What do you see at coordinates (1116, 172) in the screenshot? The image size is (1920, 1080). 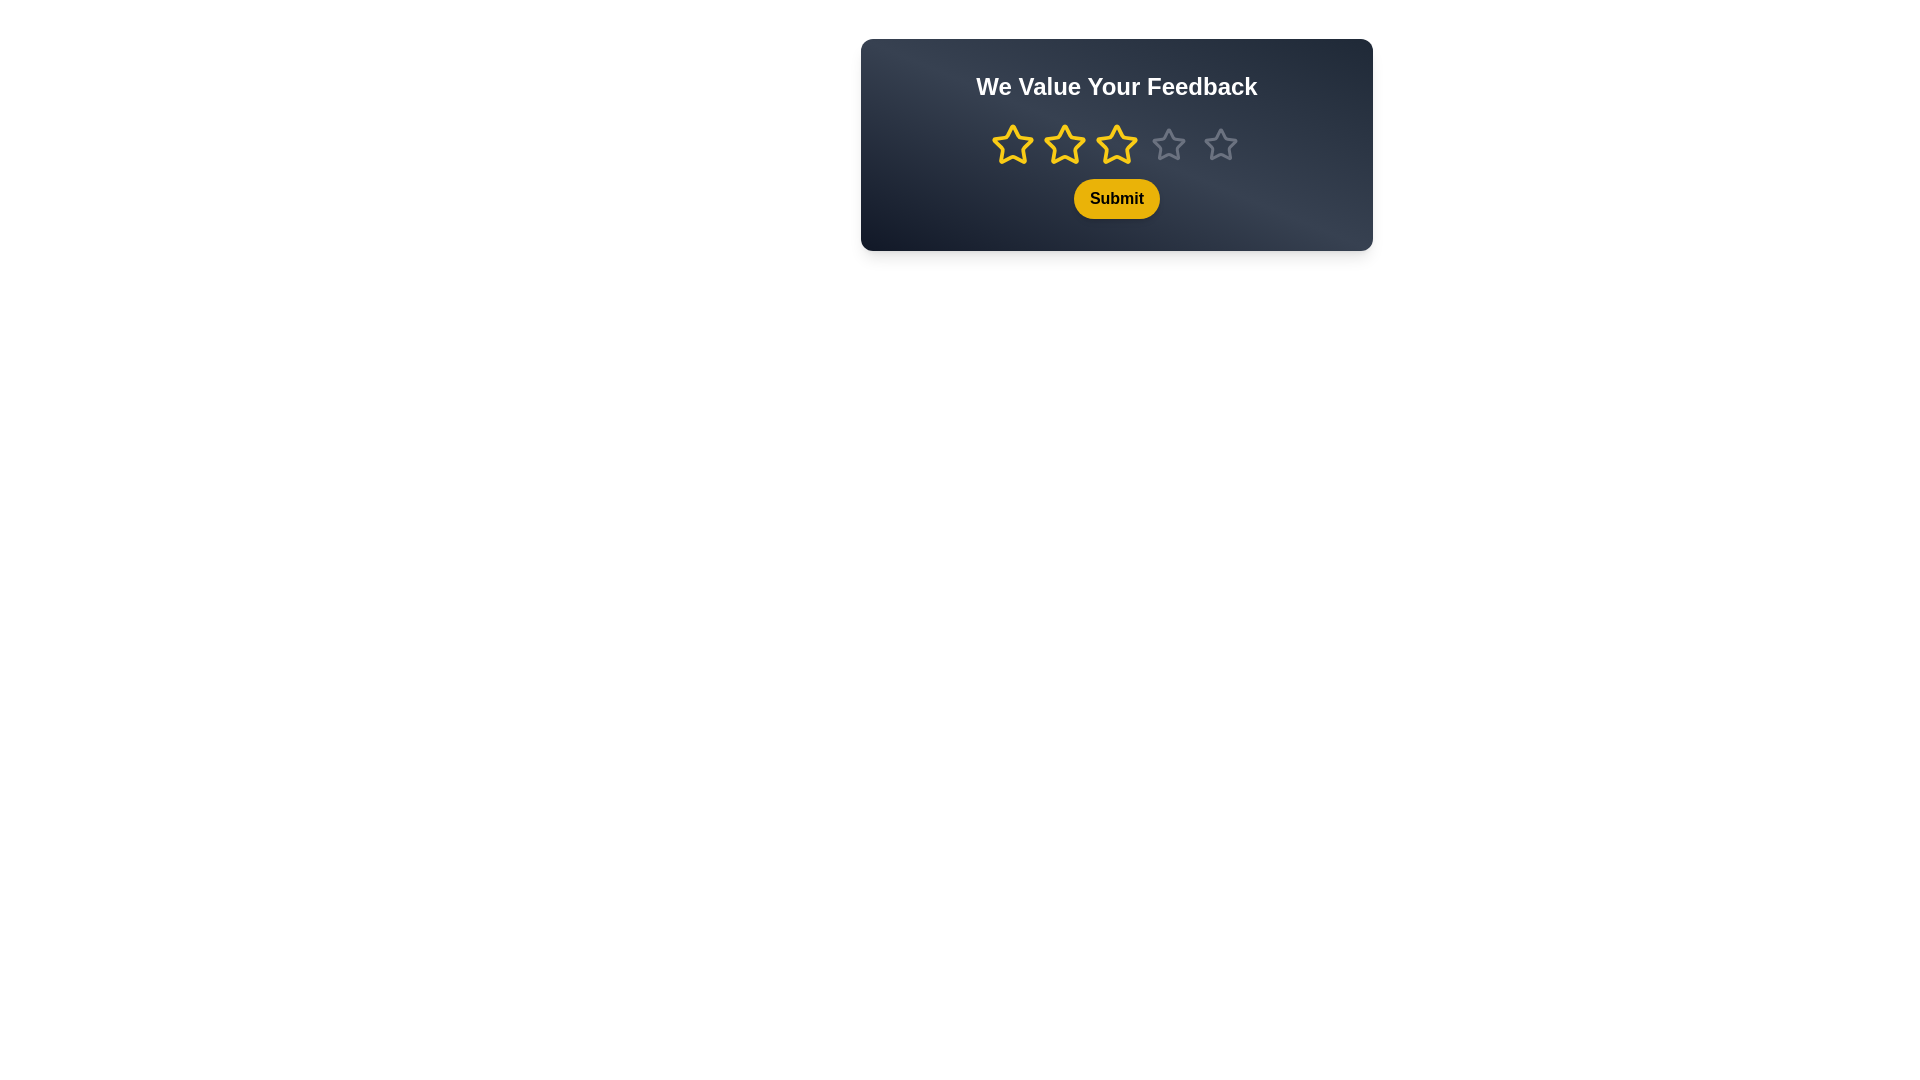 I see `the feedback submission button located at the bottom center of the feedback section to observe the hover effect` at bounding box center [1116, 172].